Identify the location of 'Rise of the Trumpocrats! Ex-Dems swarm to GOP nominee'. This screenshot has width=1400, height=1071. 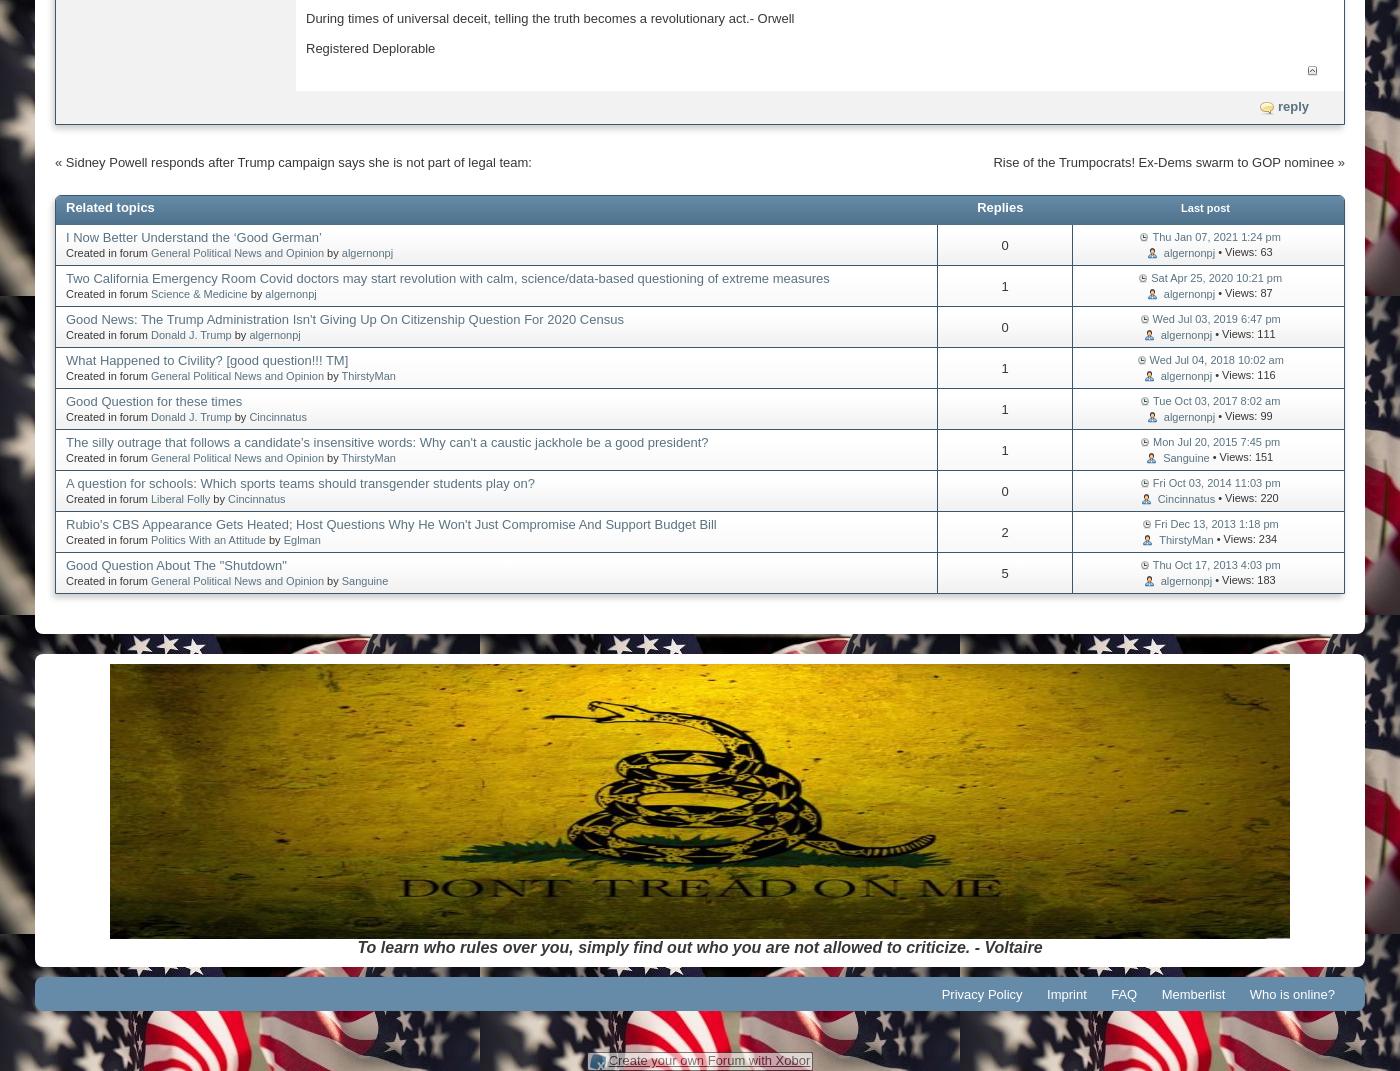
(1163, 161).